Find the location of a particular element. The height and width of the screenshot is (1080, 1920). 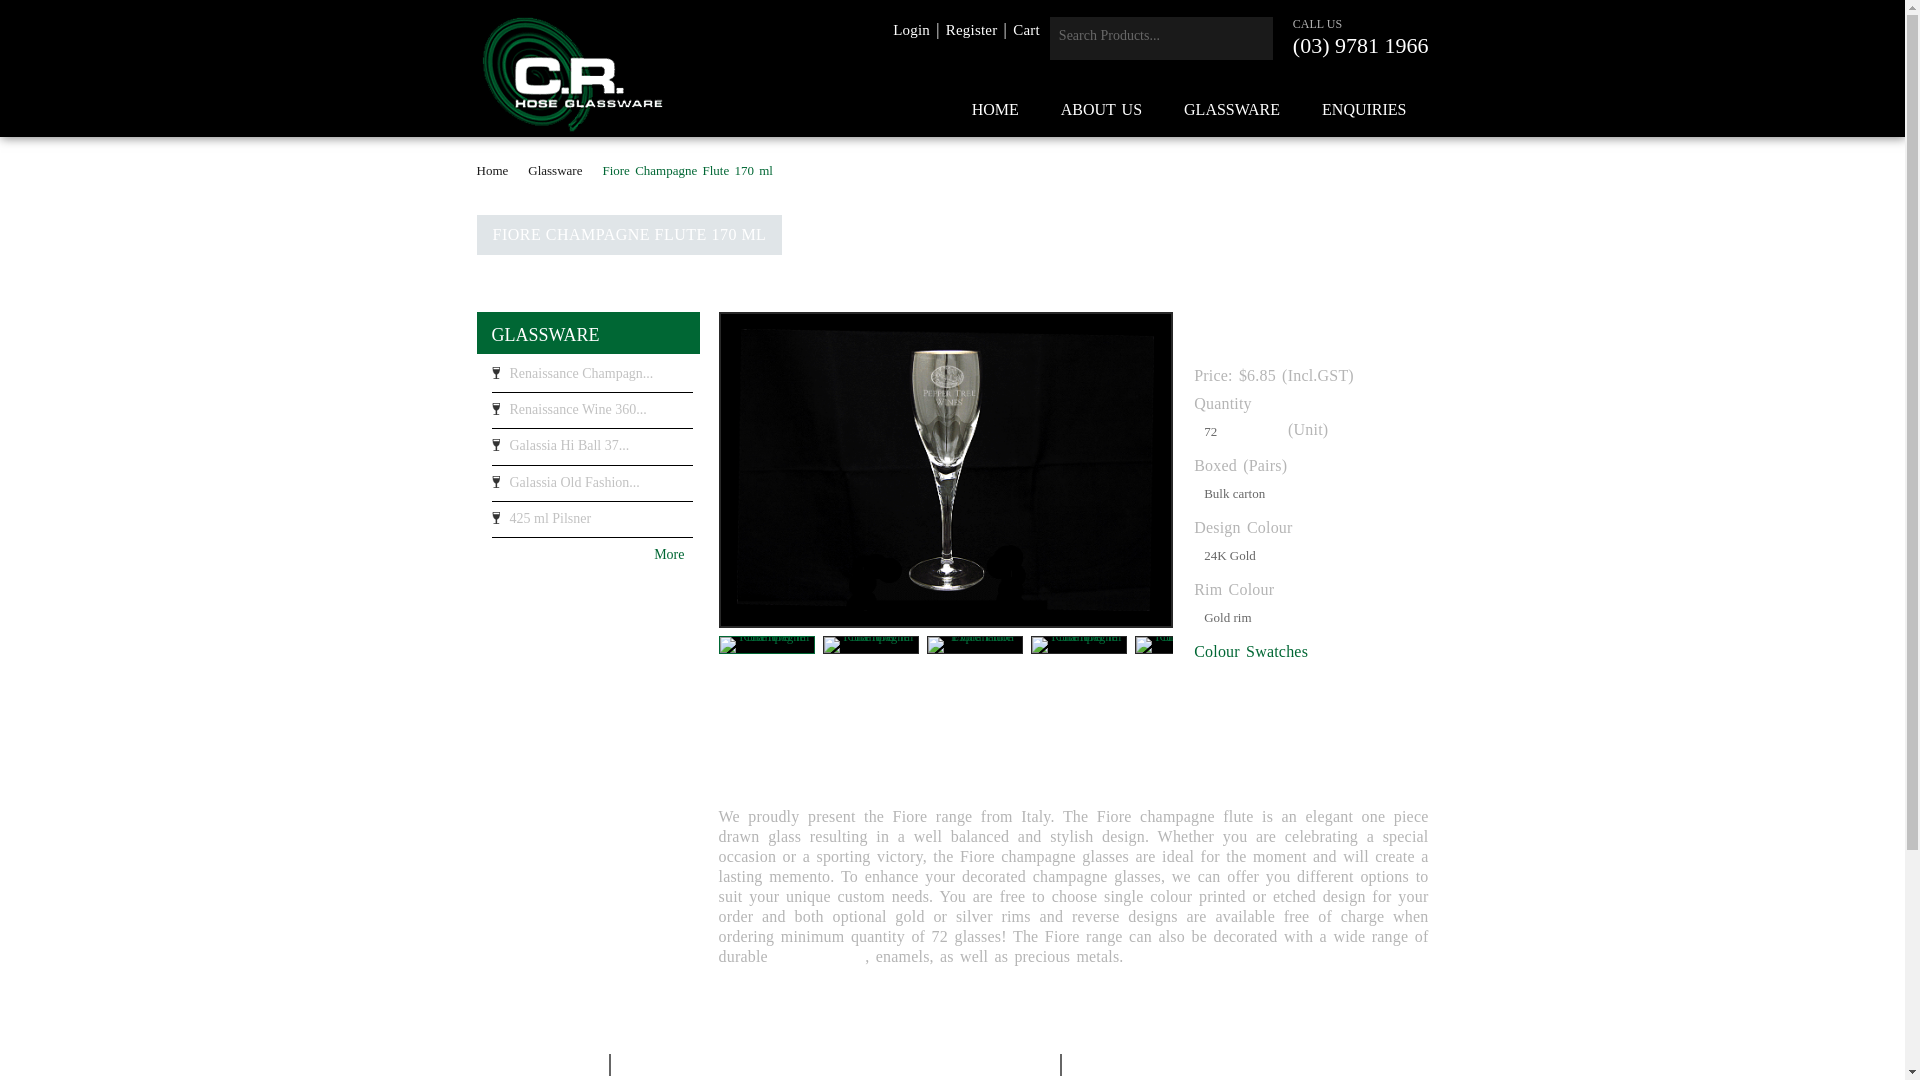

'Login' is located at coordinates (910, 30).